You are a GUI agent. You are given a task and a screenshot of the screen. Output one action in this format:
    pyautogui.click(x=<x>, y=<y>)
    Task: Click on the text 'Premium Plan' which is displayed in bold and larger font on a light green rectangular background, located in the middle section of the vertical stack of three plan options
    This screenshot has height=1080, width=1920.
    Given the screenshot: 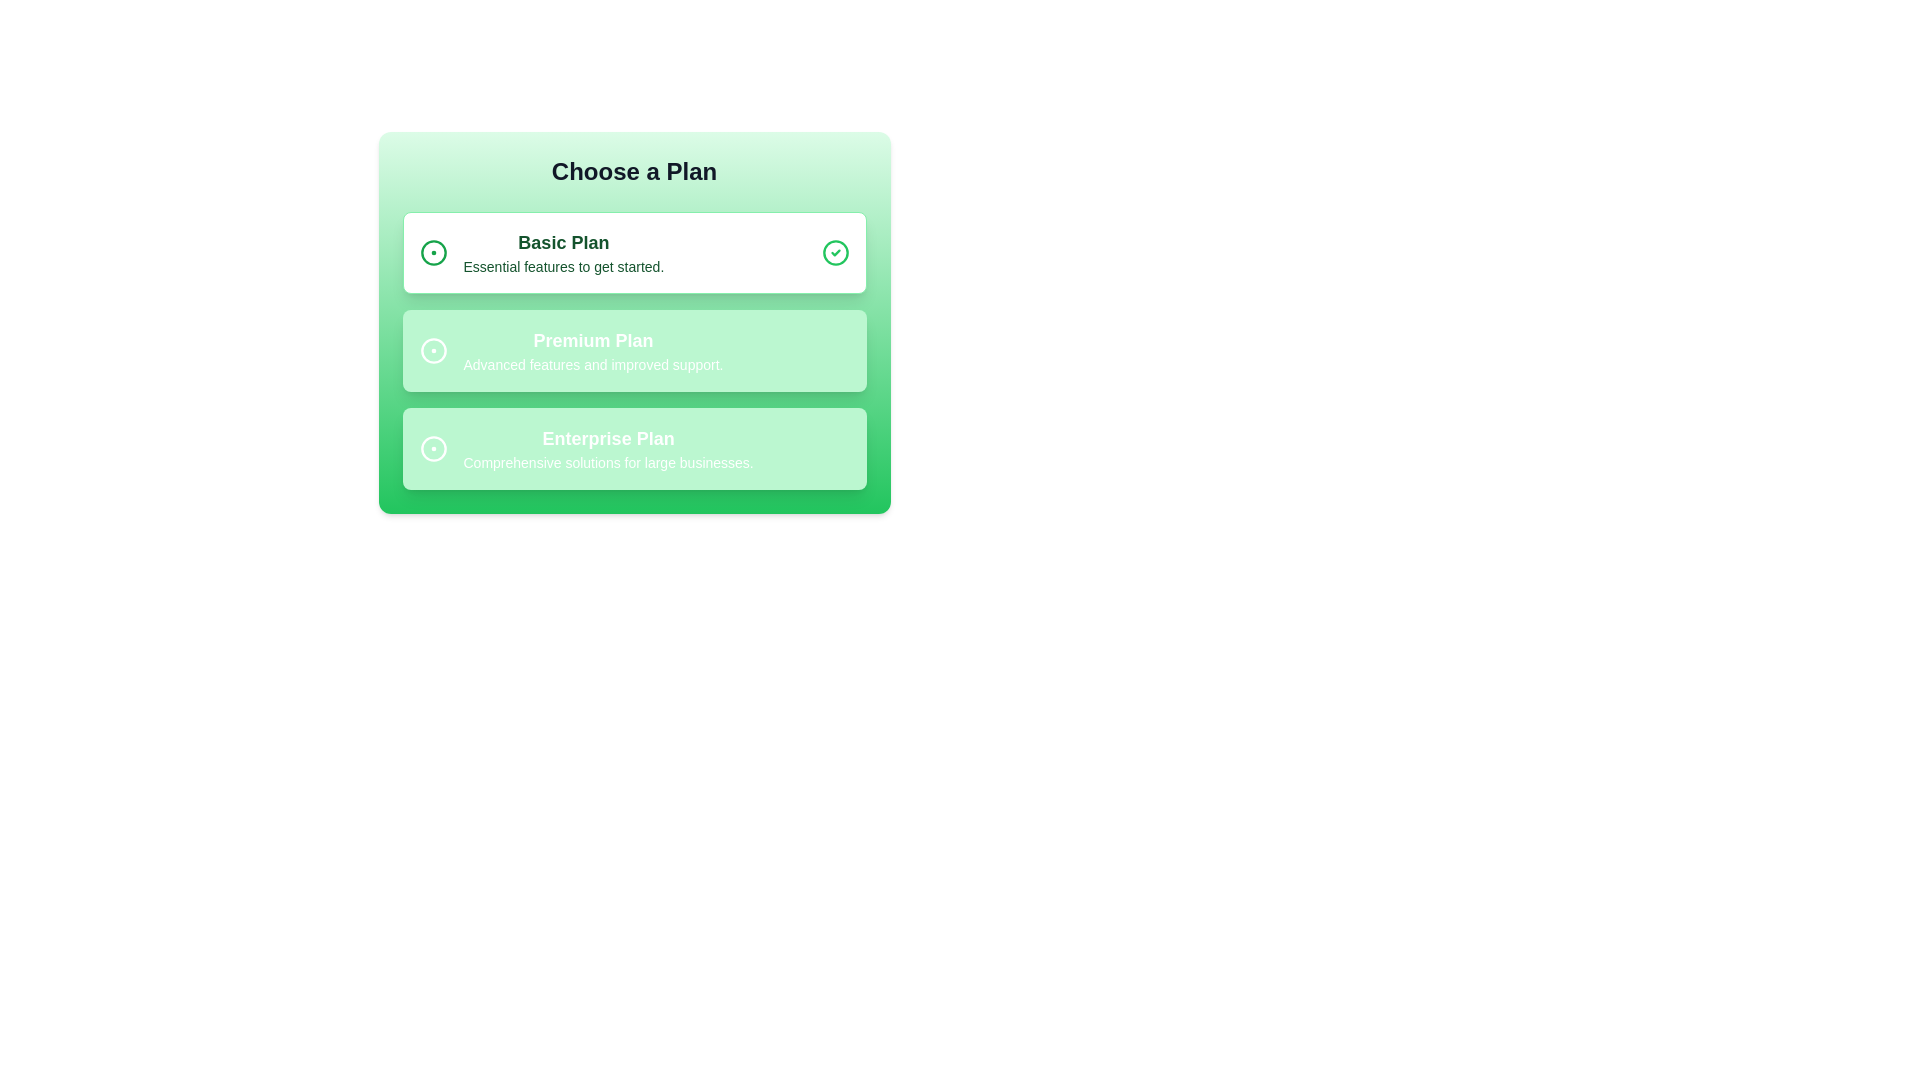 What is the action you would take?
    pyautogui.click(x=592, y=339)
    